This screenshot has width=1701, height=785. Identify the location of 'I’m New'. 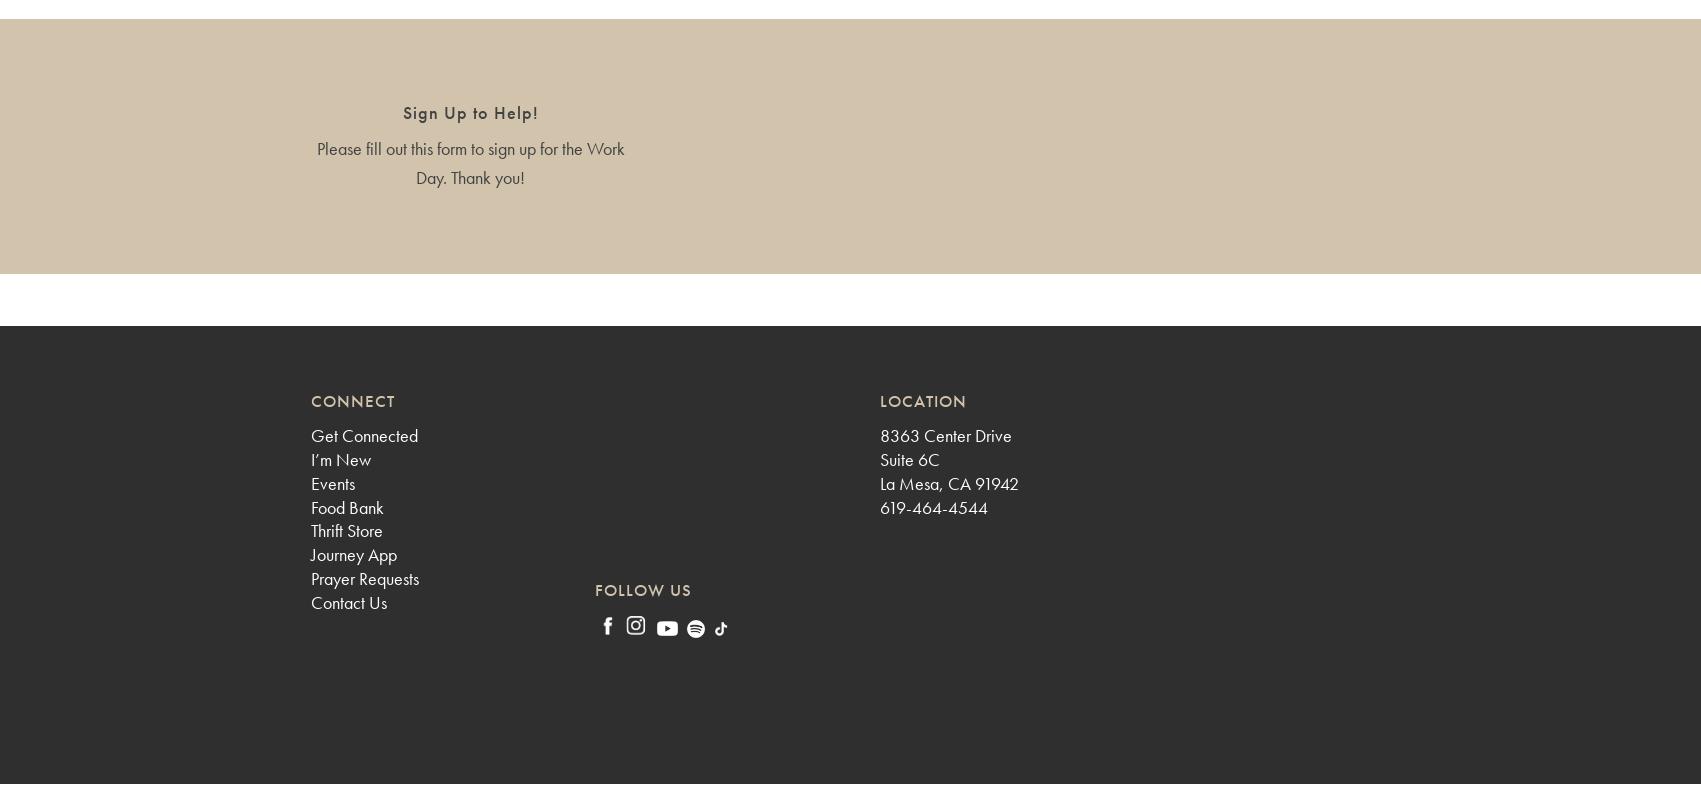
(340, 459).